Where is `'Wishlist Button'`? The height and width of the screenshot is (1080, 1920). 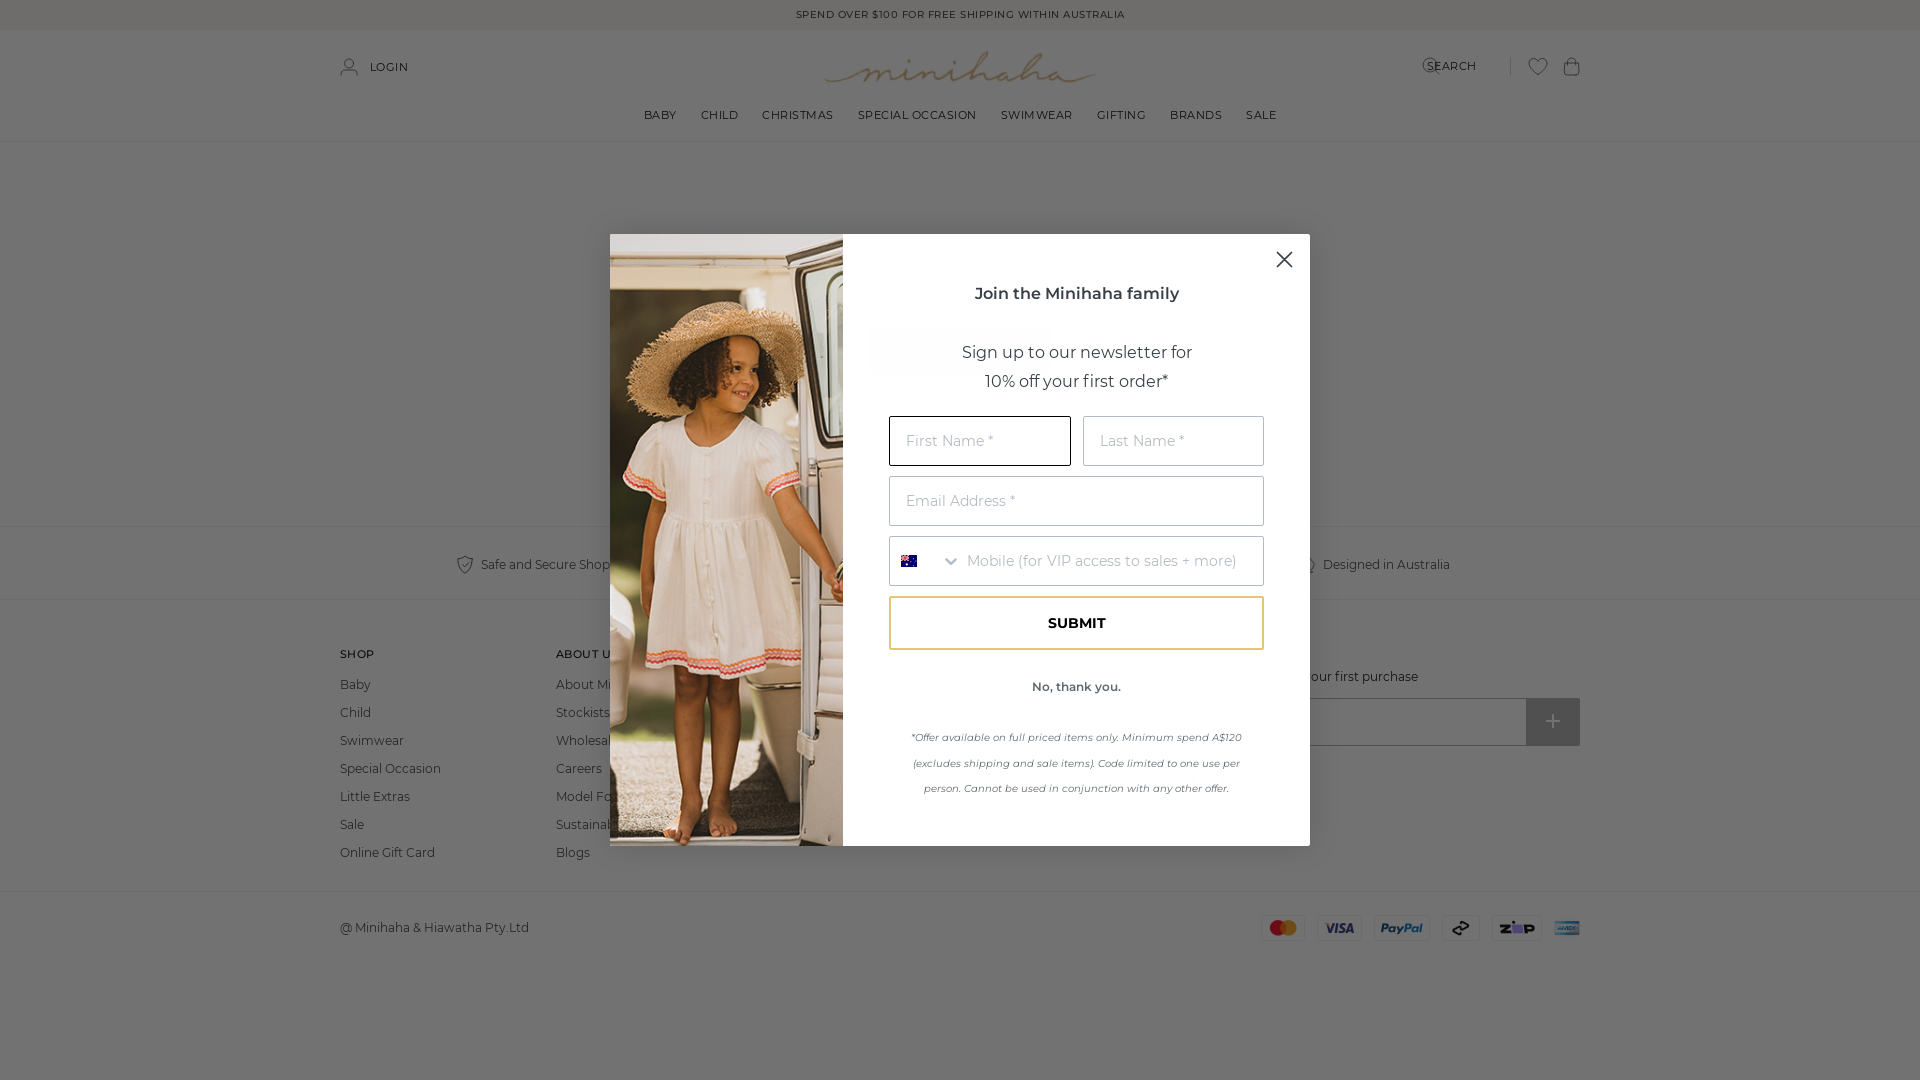 'Wishlist Button' is located at coordinates (1536, 64).